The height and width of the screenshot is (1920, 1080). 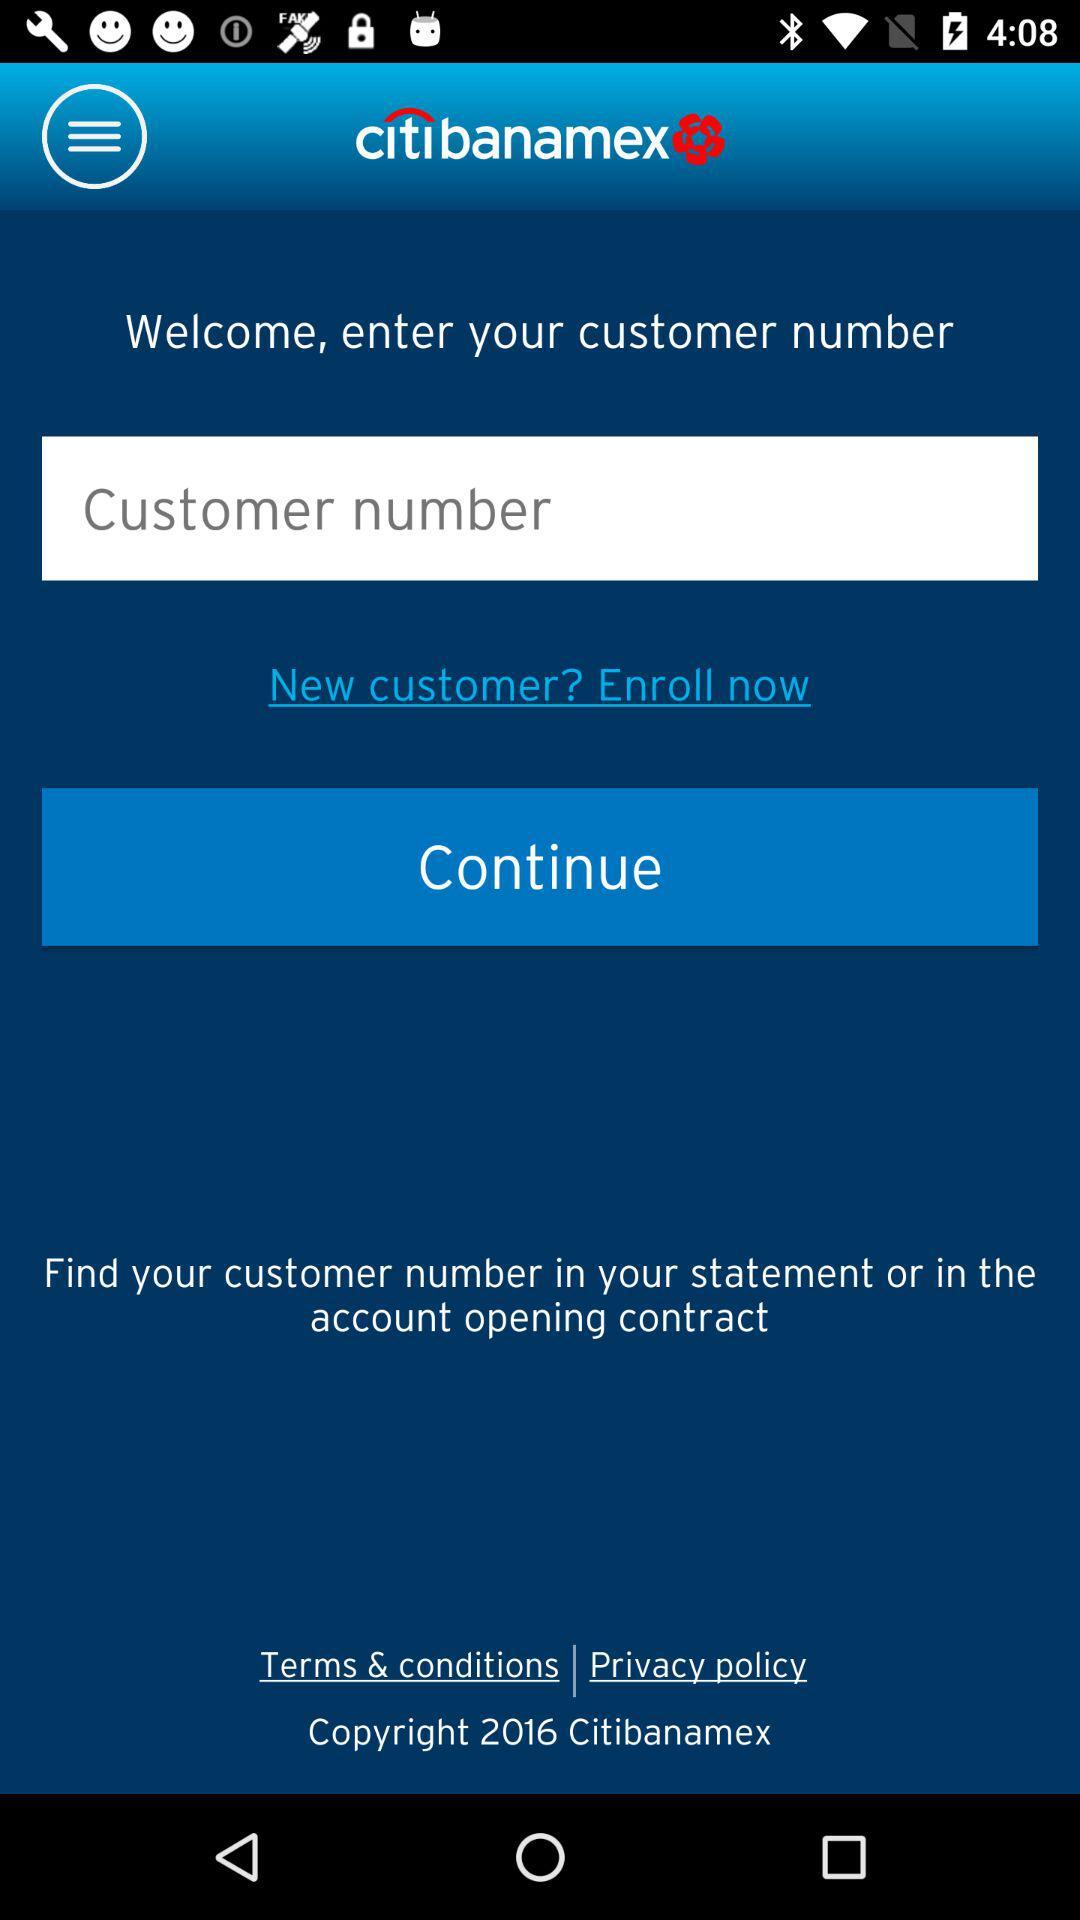 What do you see at coordinates (408, 1670) in the screenshot?
I see `the terms & conditions item` at bounding box center [408, 1670].